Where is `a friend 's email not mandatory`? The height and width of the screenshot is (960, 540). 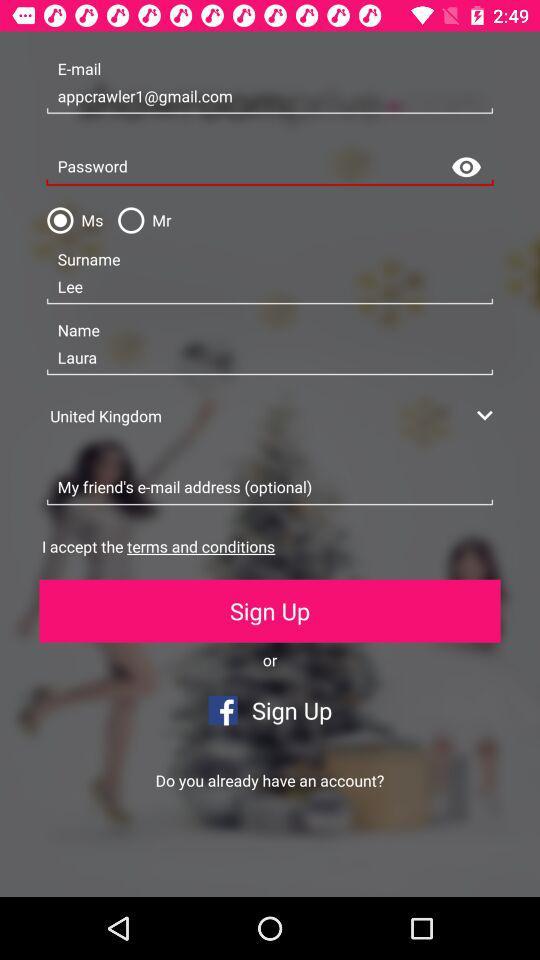 a friend 's email not mandatory is located at coordinates (270, 487).